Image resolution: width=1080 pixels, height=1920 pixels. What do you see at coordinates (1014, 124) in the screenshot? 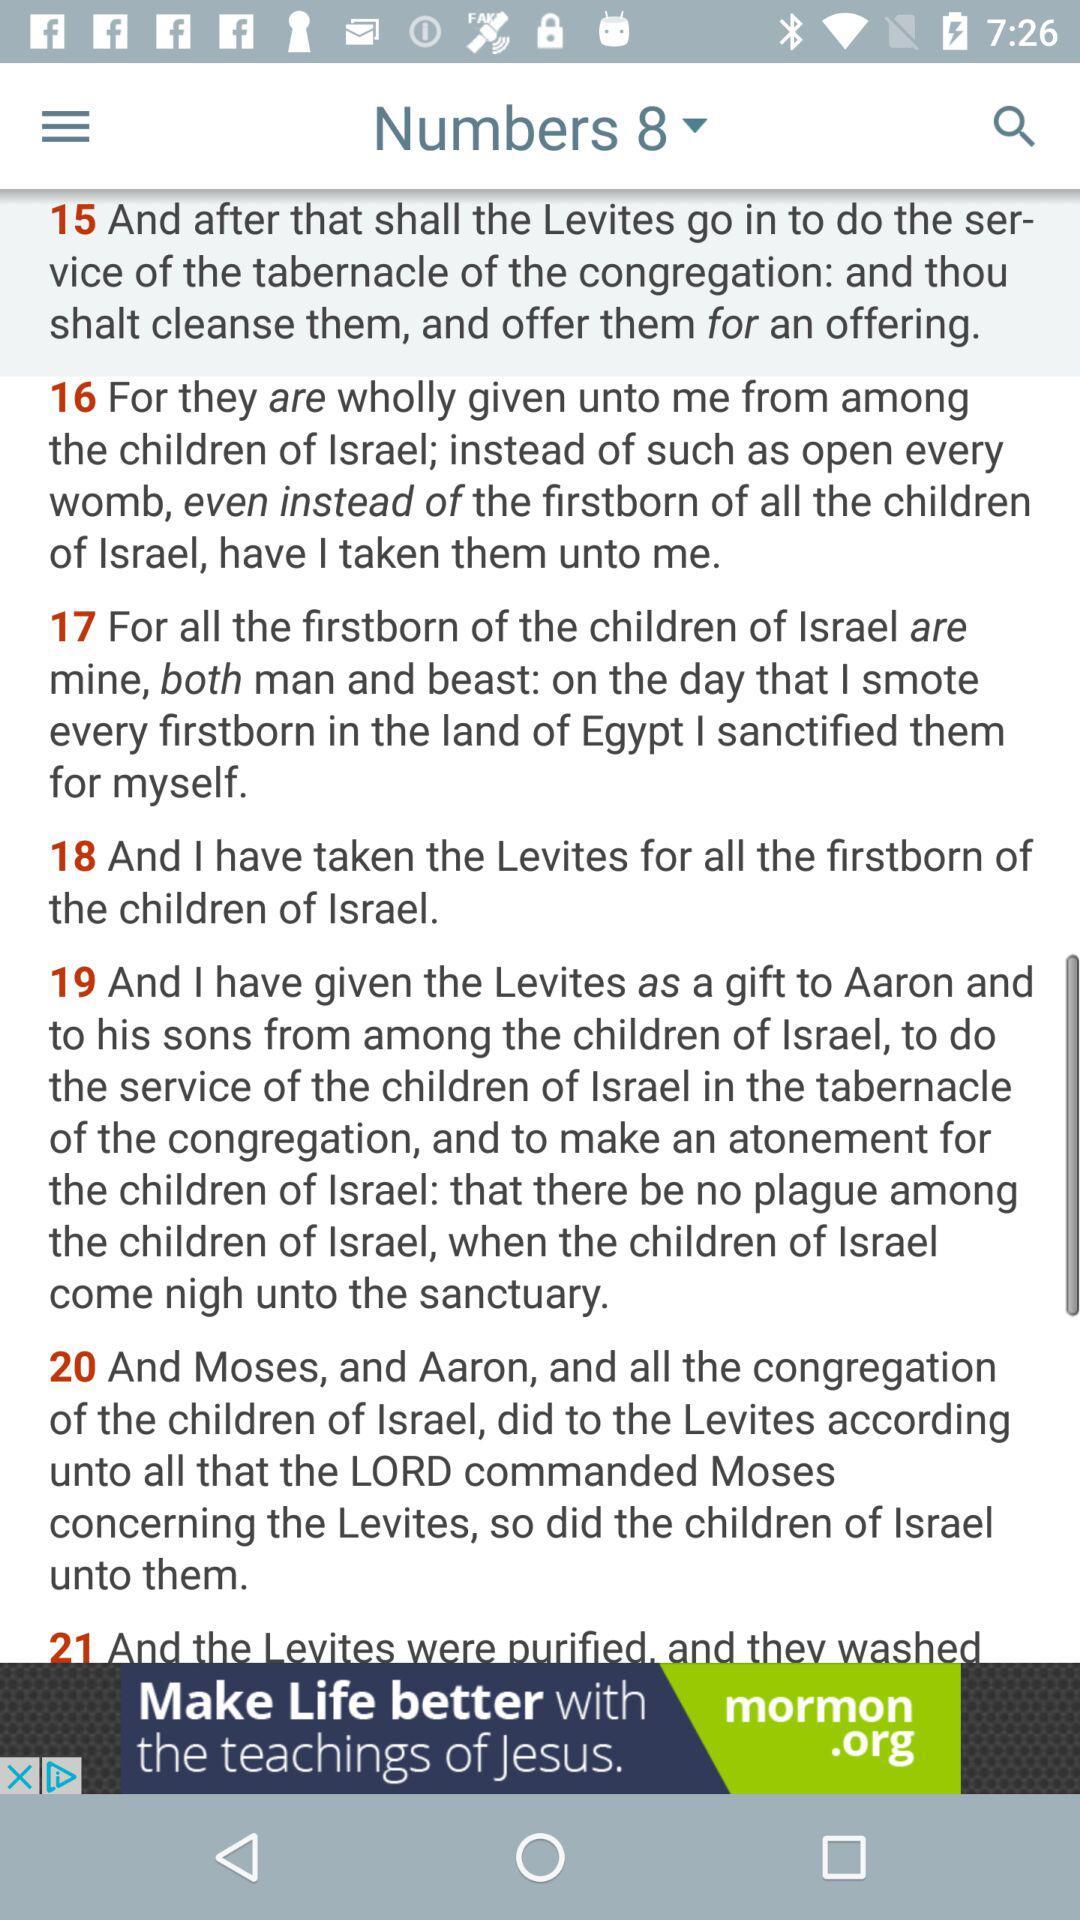
I see `the search icon` at bounding box center [1014, 124].